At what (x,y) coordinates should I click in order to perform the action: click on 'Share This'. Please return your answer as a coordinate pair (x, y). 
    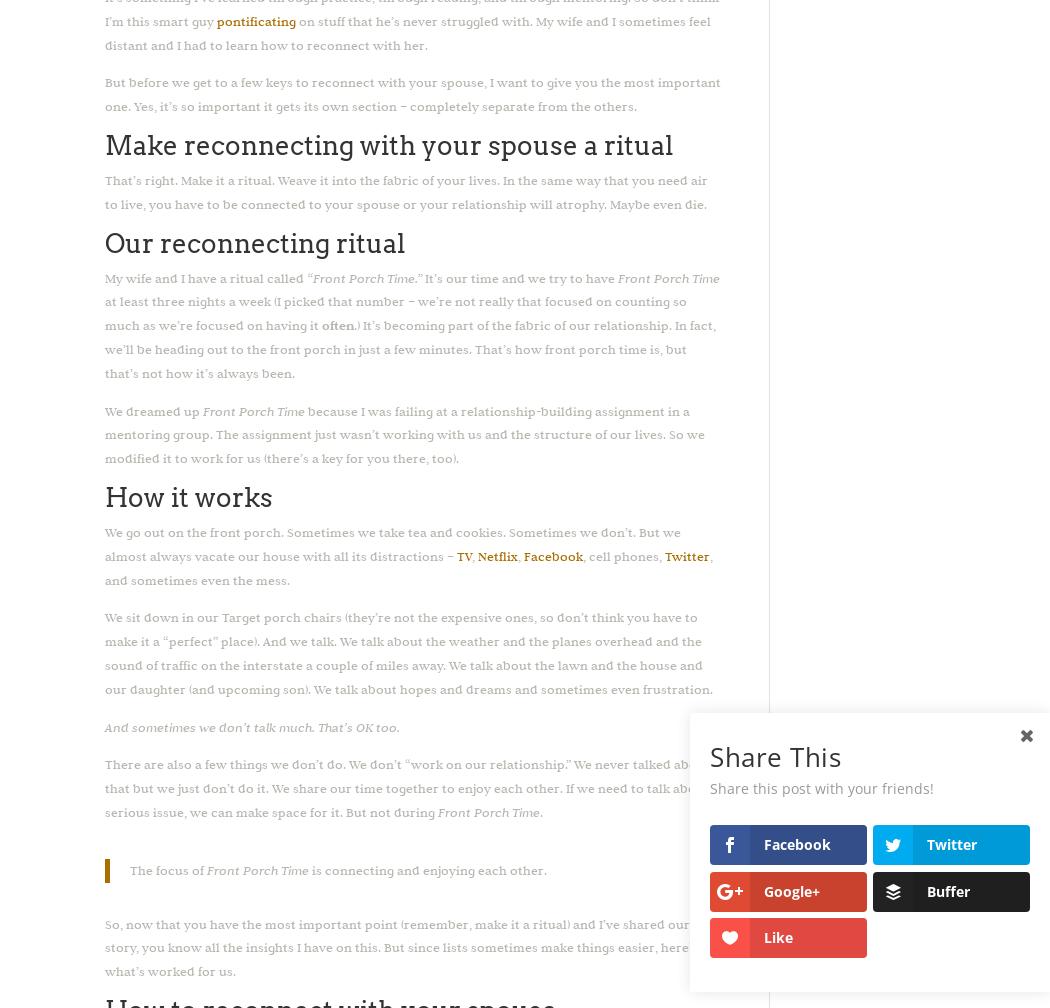
    Looking at the image, I should click on (775, 757).